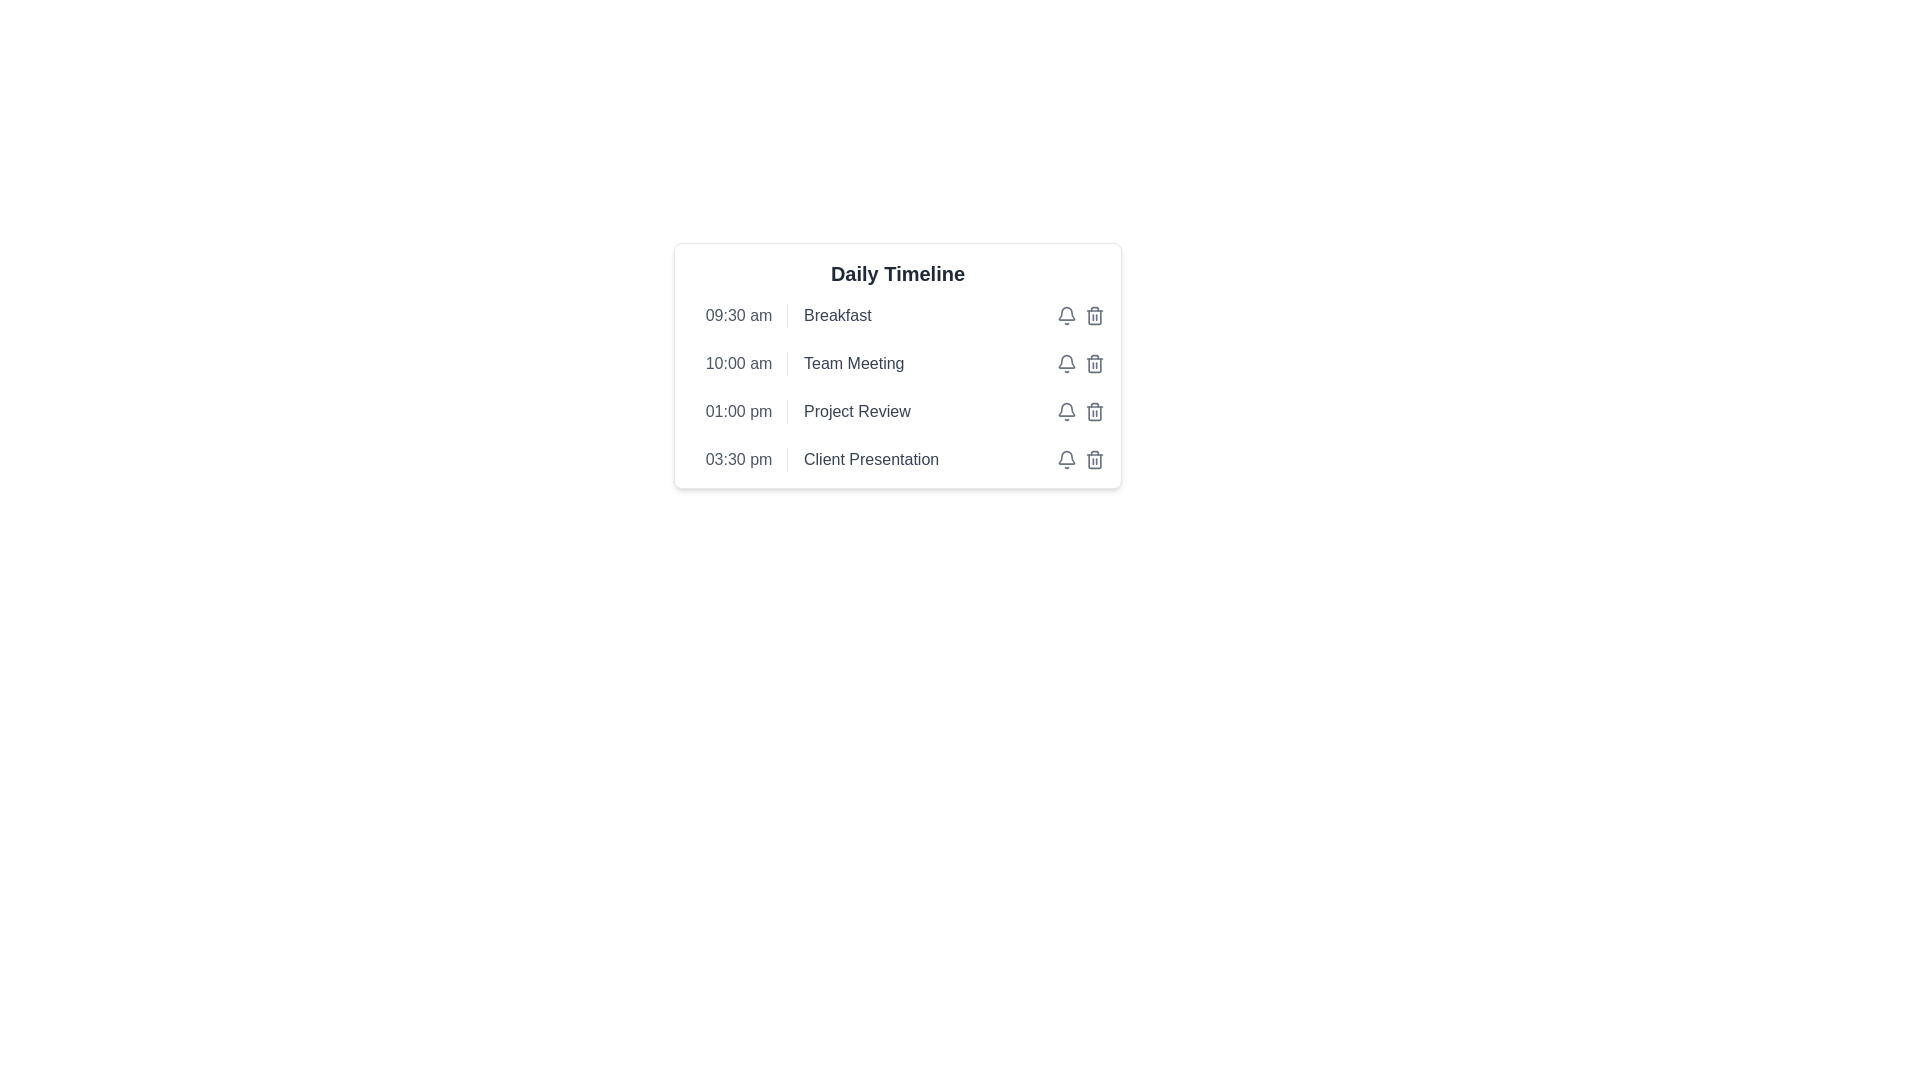  Describe the element at coordinates (1093, 459) in the screenshot. I see `the delete icon button for the 'Client Presentation' entry in the Daily Timeline` at that location.